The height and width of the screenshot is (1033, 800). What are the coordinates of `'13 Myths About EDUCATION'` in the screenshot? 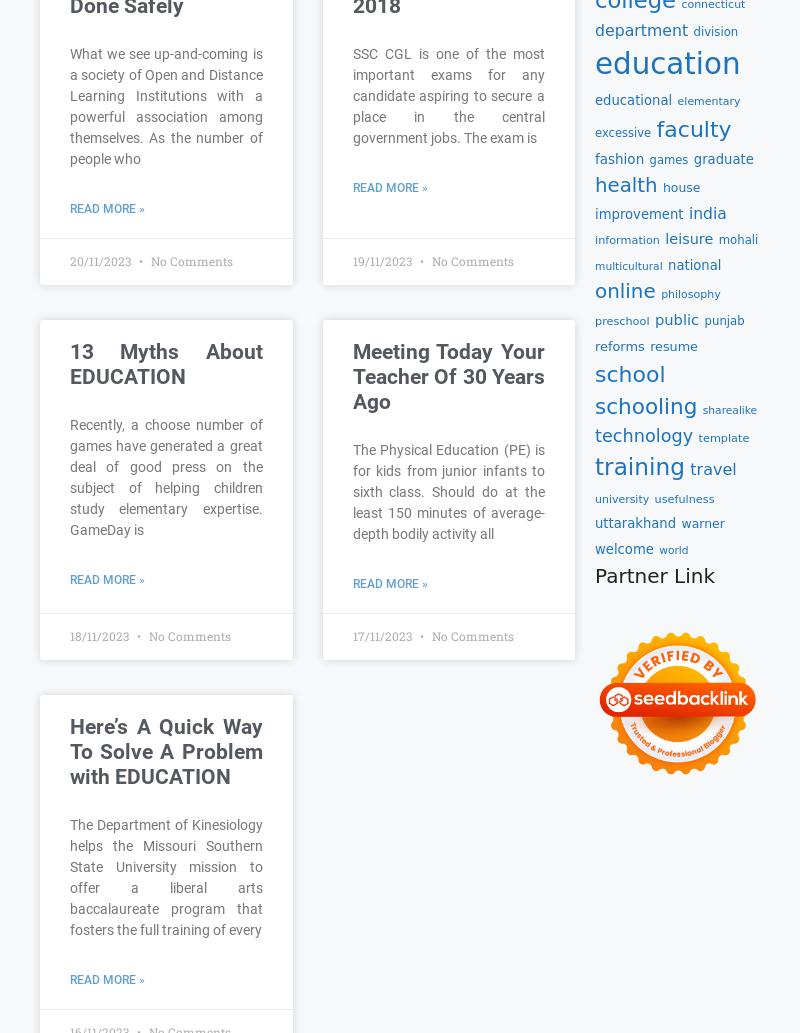 It's located at (166, 363).